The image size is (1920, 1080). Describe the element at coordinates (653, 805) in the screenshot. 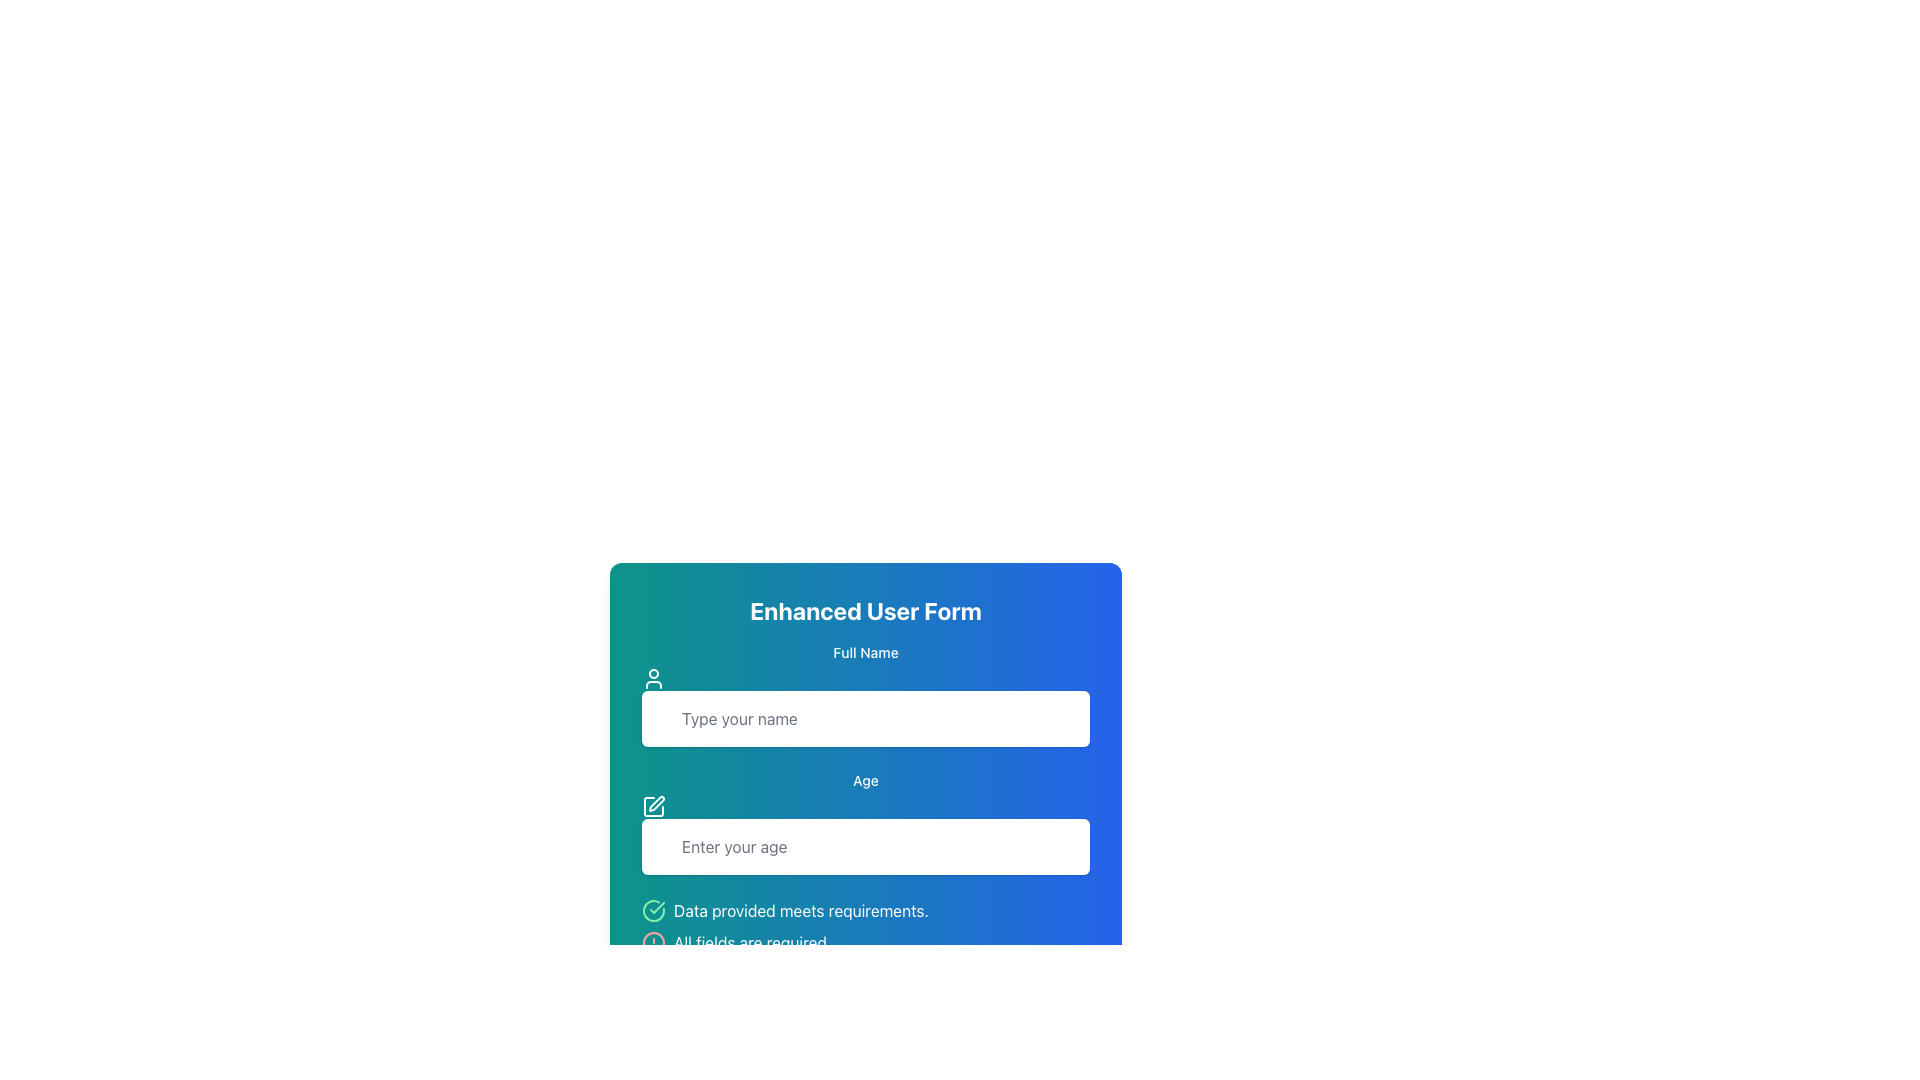

I see `the graphical icon located immediately to the left of the 'Age' text input field` at that location.